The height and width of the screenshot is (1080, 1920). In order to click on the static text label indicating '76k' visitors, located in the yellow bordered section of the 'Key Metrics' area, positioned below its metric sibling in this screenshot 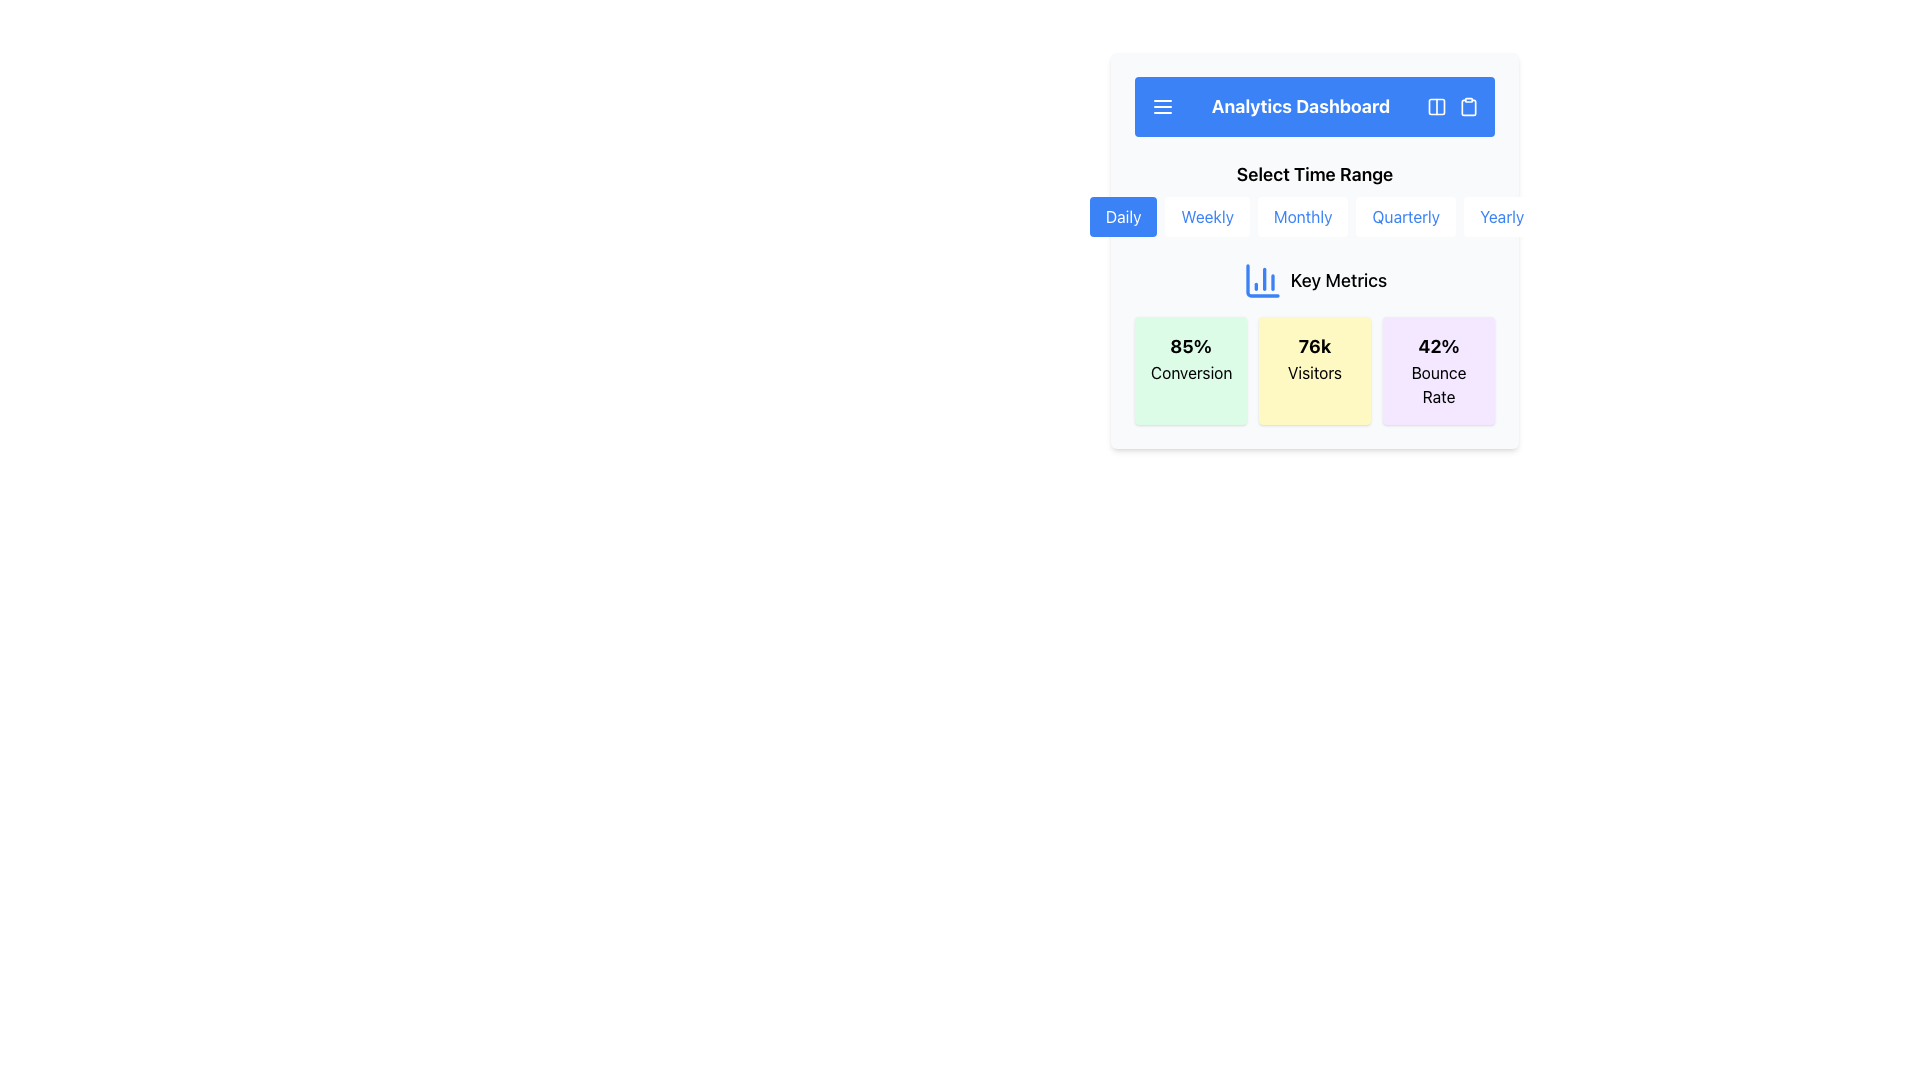, I will do `click(1315, 373)`.